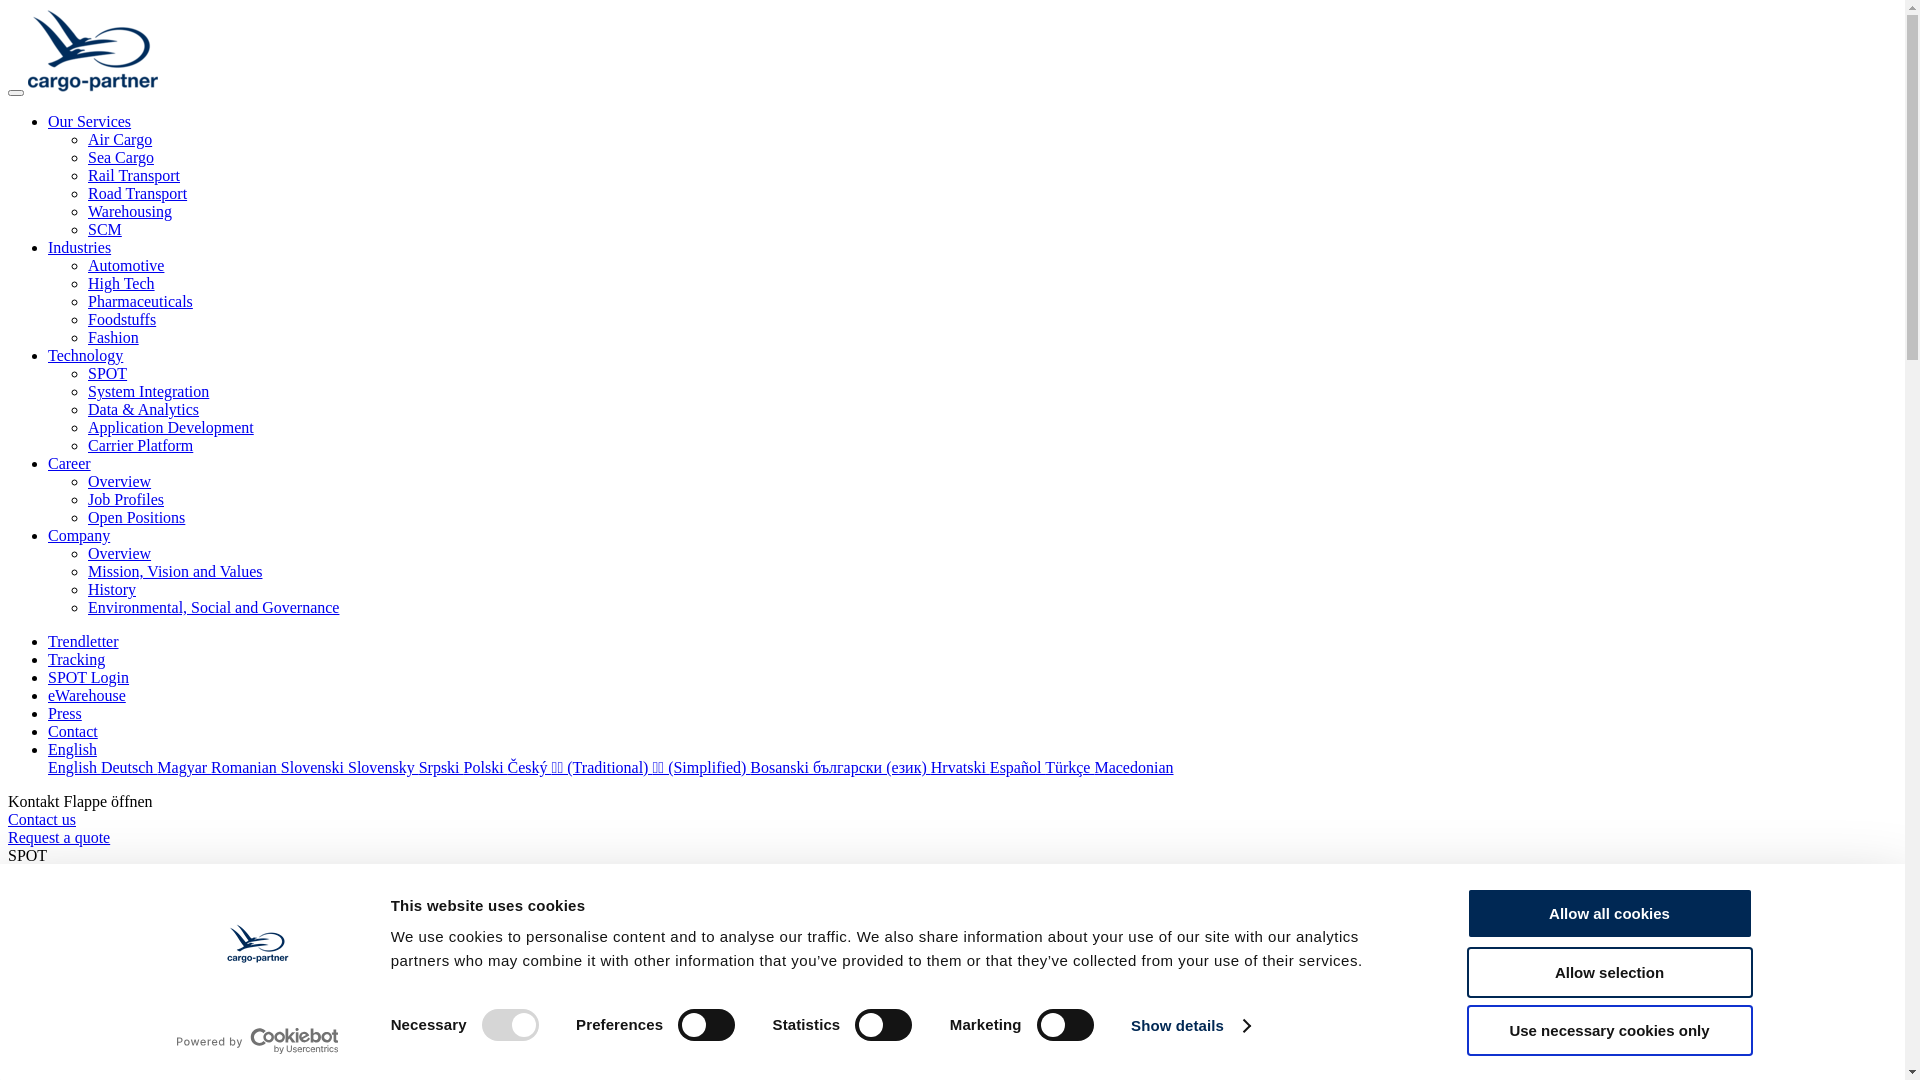 This screenshot has height=1080, width=1920. What do you see at coordinates (139, 444) in the screenshot?
I see `'Carrier Platform'` at bounding box center [139, 444].